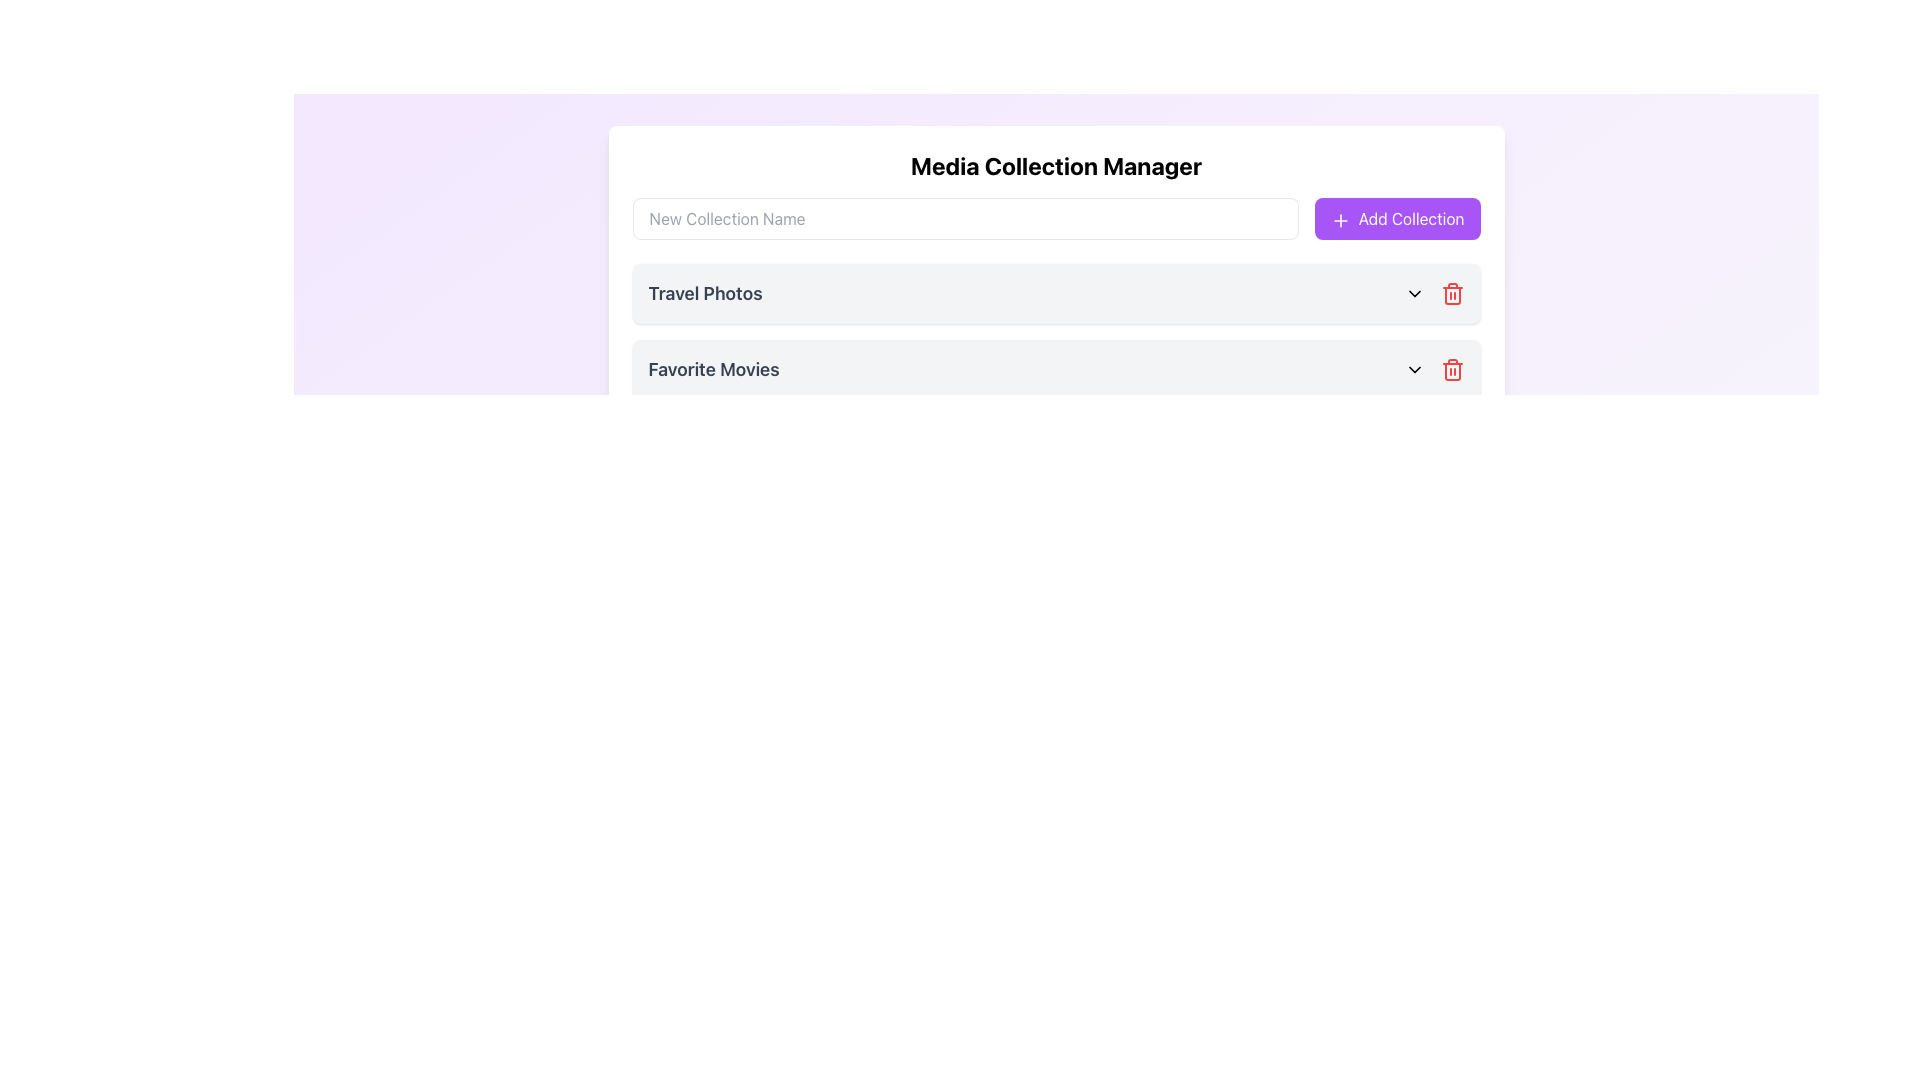  Describe the element at coordinates (1452, 370) in the screenshot. I see `the Trash Bin icon located on the right side of the second row in the list of collections` at that location.